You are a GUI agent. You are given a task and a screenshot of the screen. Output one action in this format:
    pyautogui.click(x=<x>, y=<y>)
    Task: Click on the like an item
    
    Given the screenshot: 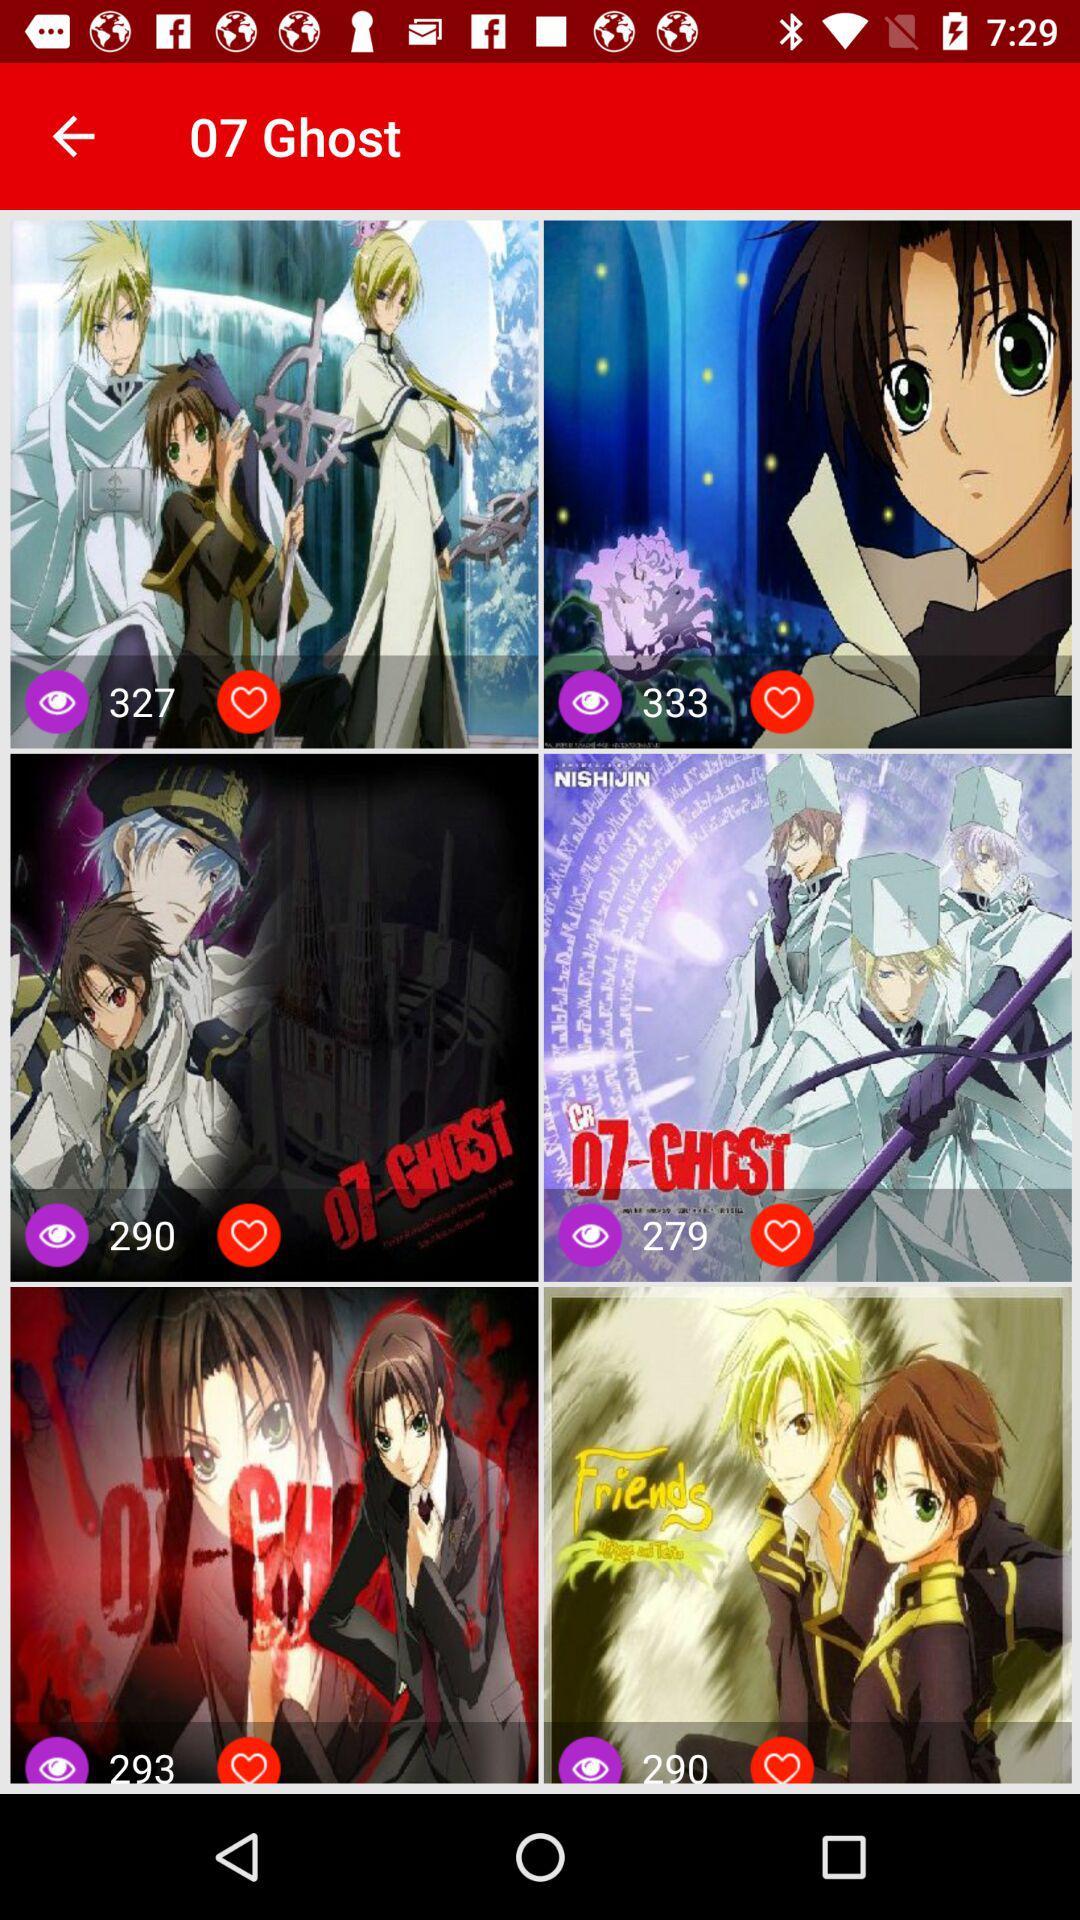 What is the action you would take?
    pyautogui.click(x=248, y=1234)
    